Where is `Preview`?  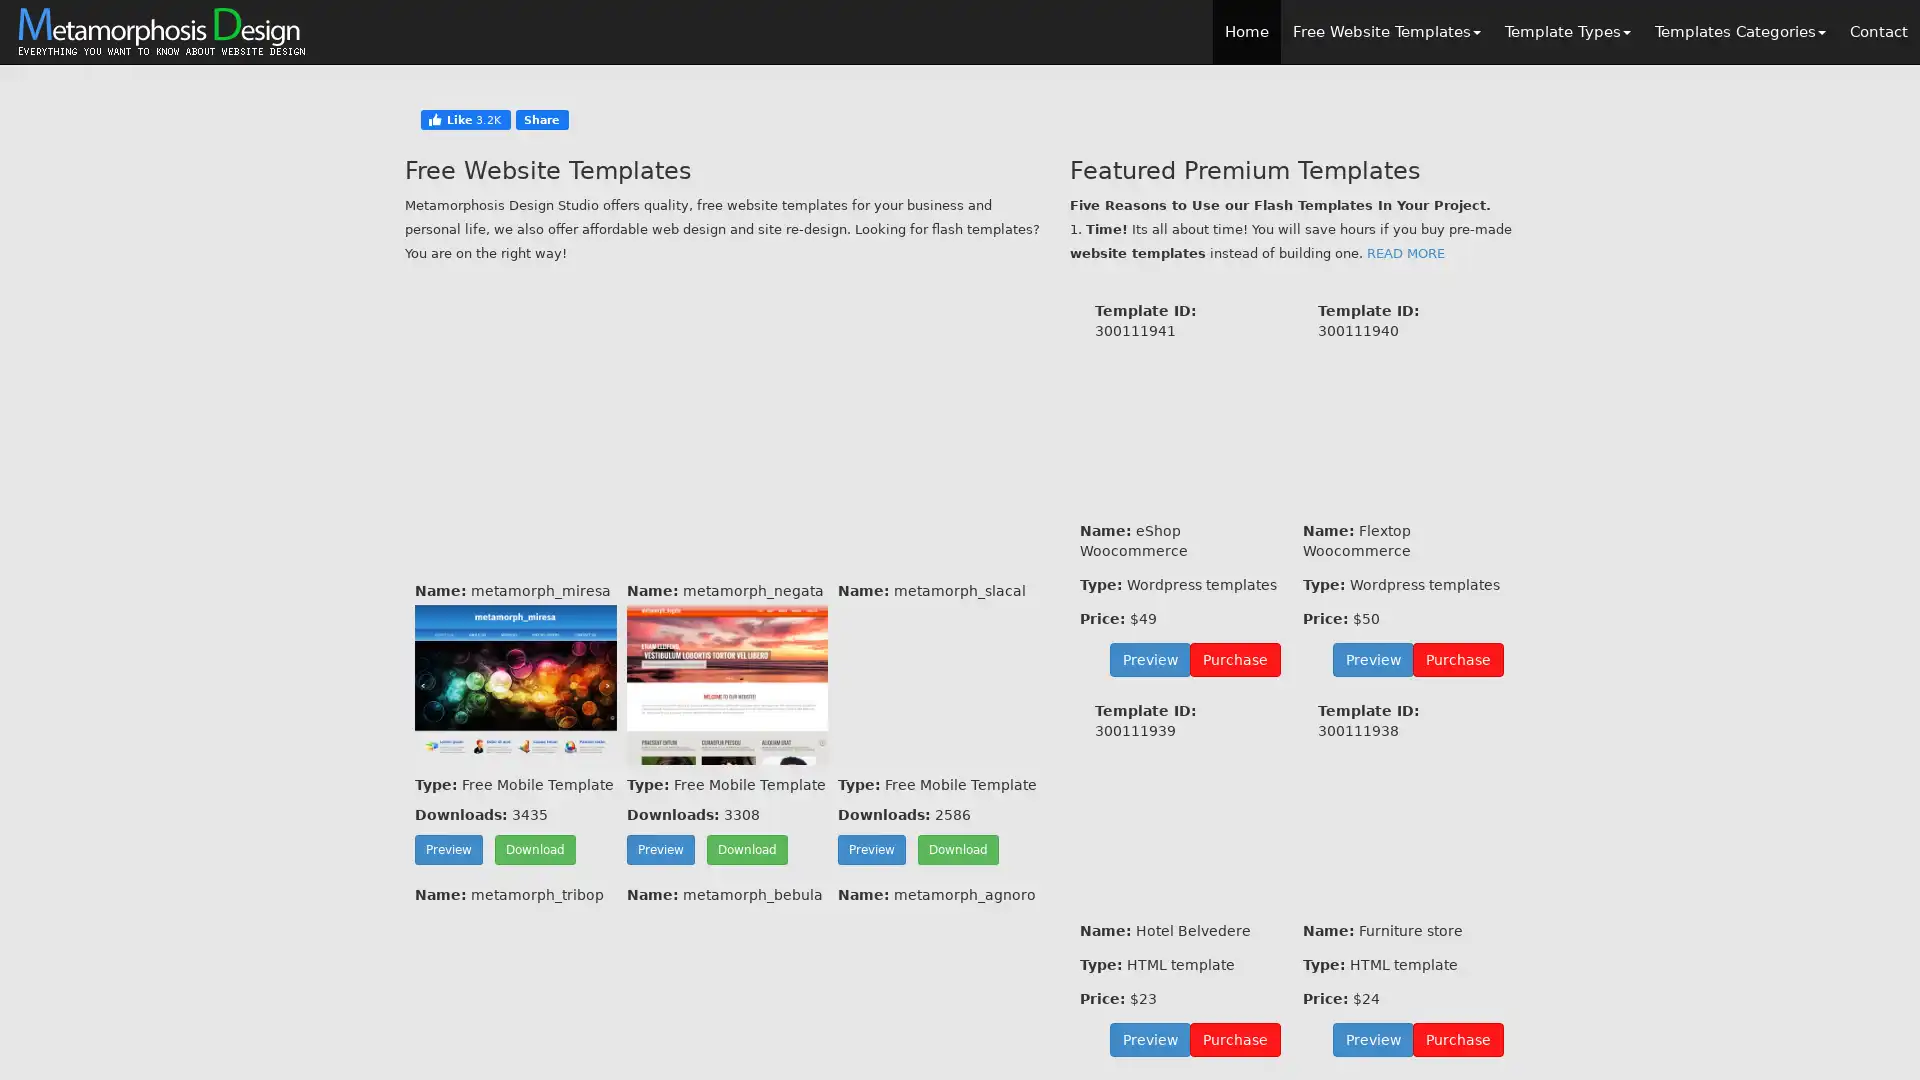 Preview is located at coordinates (1371, 659).